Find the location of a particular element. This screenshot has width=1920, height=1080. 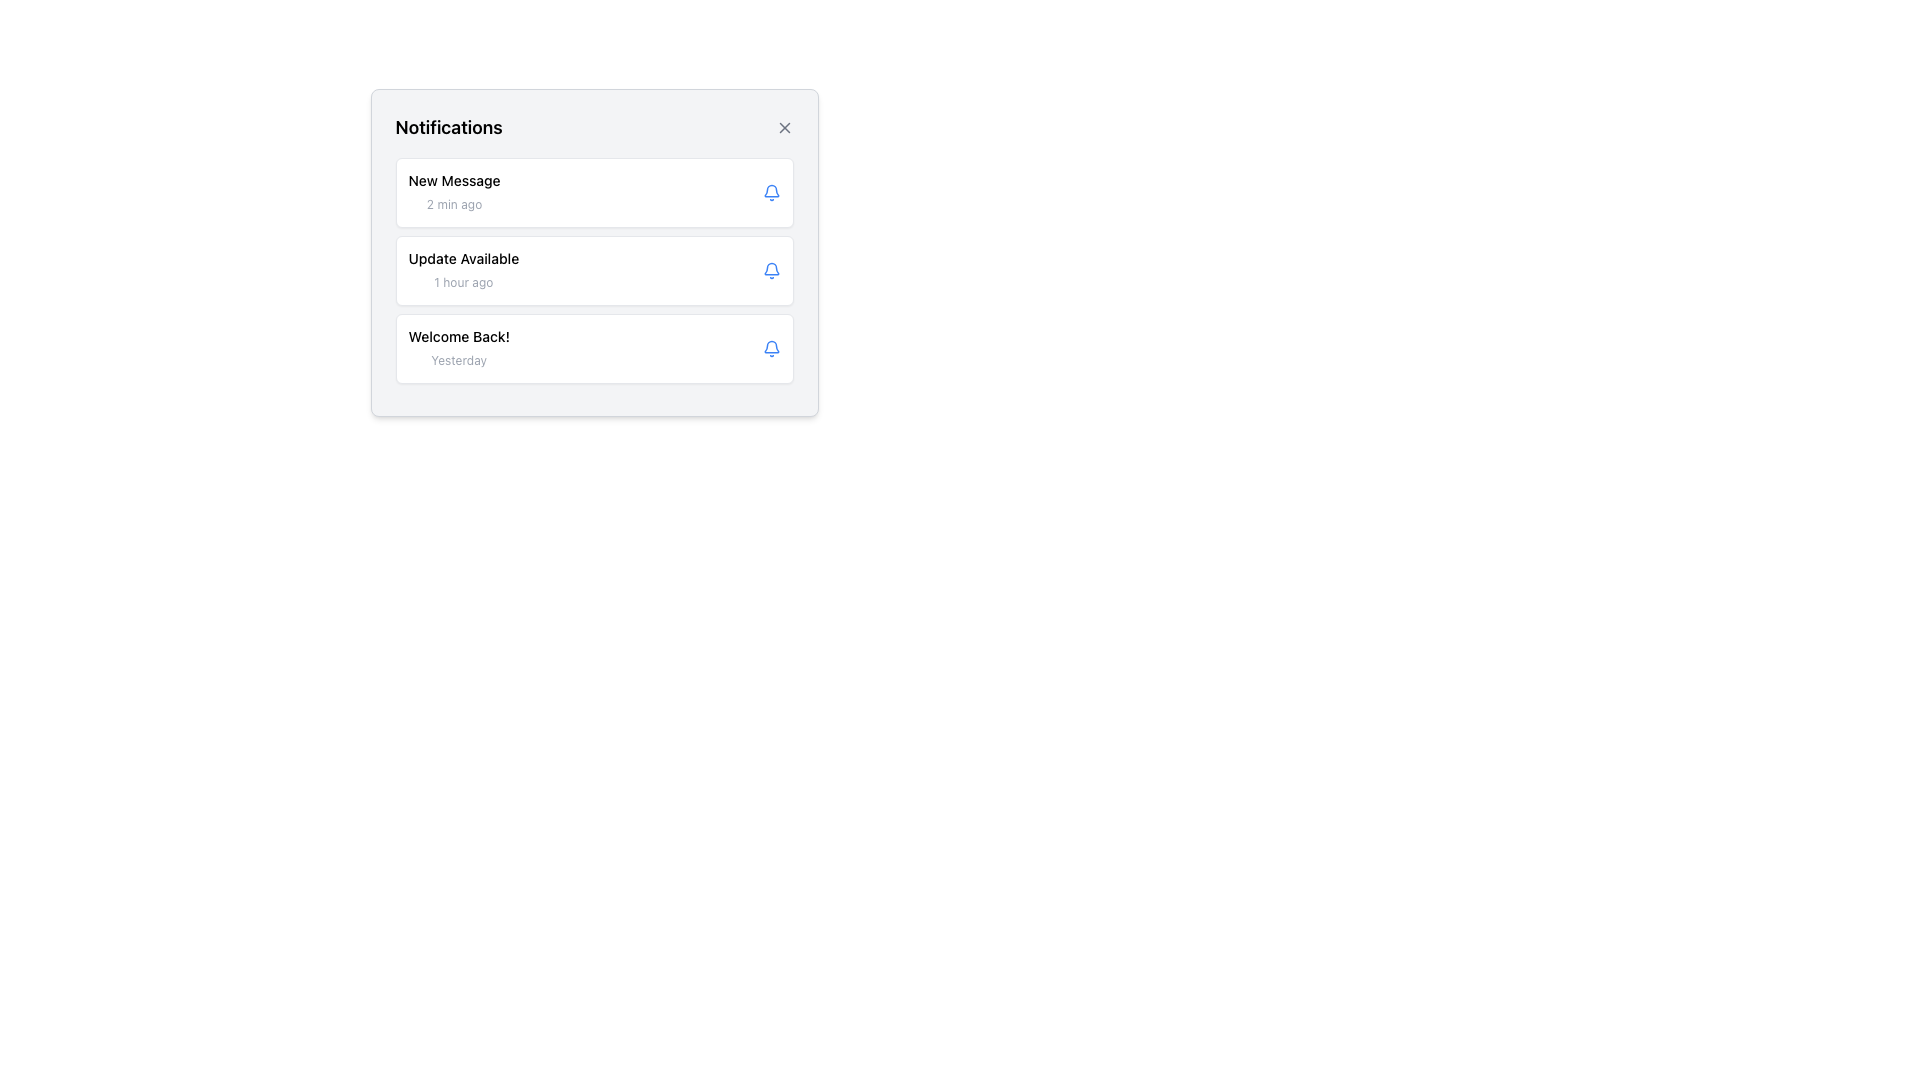

the close button icon (an 'X' shape) located in the upper-right corner of the notification panel is located at coordinates (783, 127).